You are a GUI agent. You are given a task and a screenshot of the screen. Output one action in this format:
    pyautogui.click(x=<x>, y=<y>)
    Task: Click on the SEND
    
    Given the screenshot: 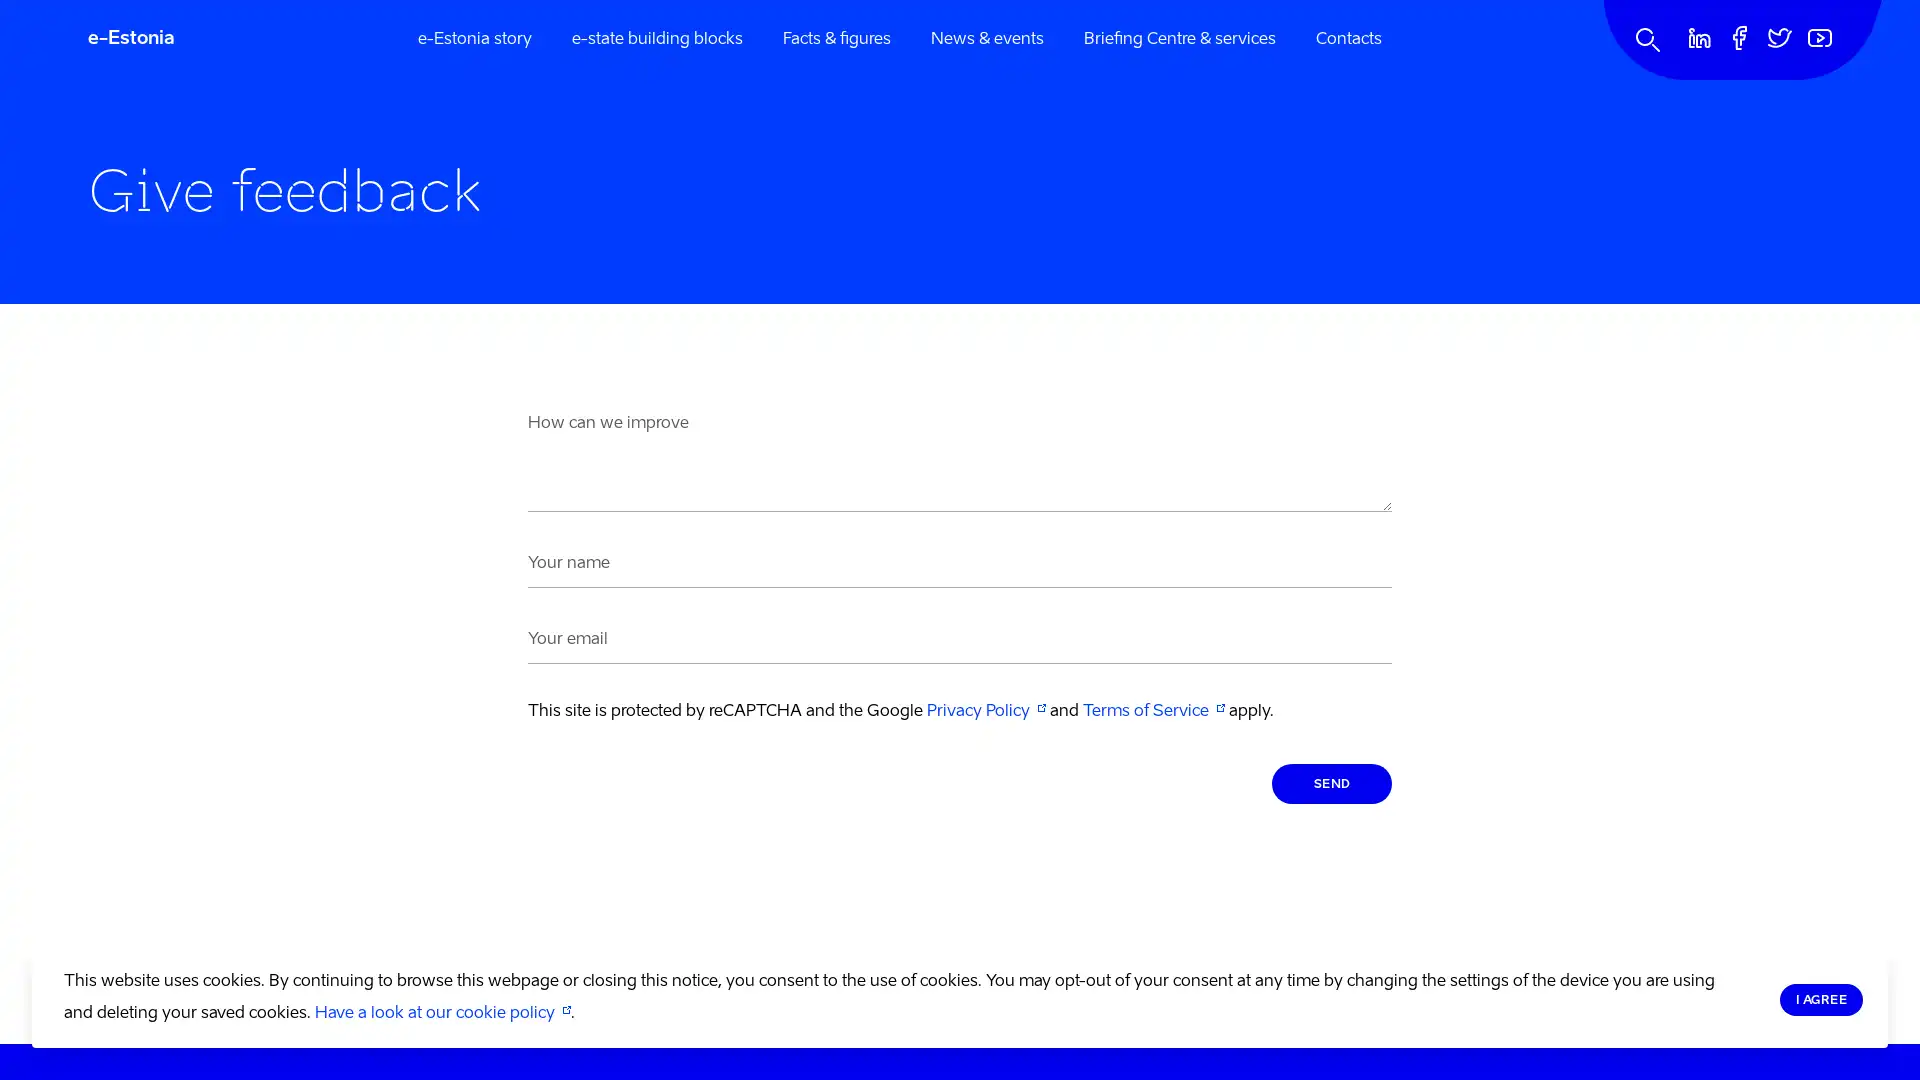 What is the action you would take?
    pyautogui.click(x=1331, y=782)
    